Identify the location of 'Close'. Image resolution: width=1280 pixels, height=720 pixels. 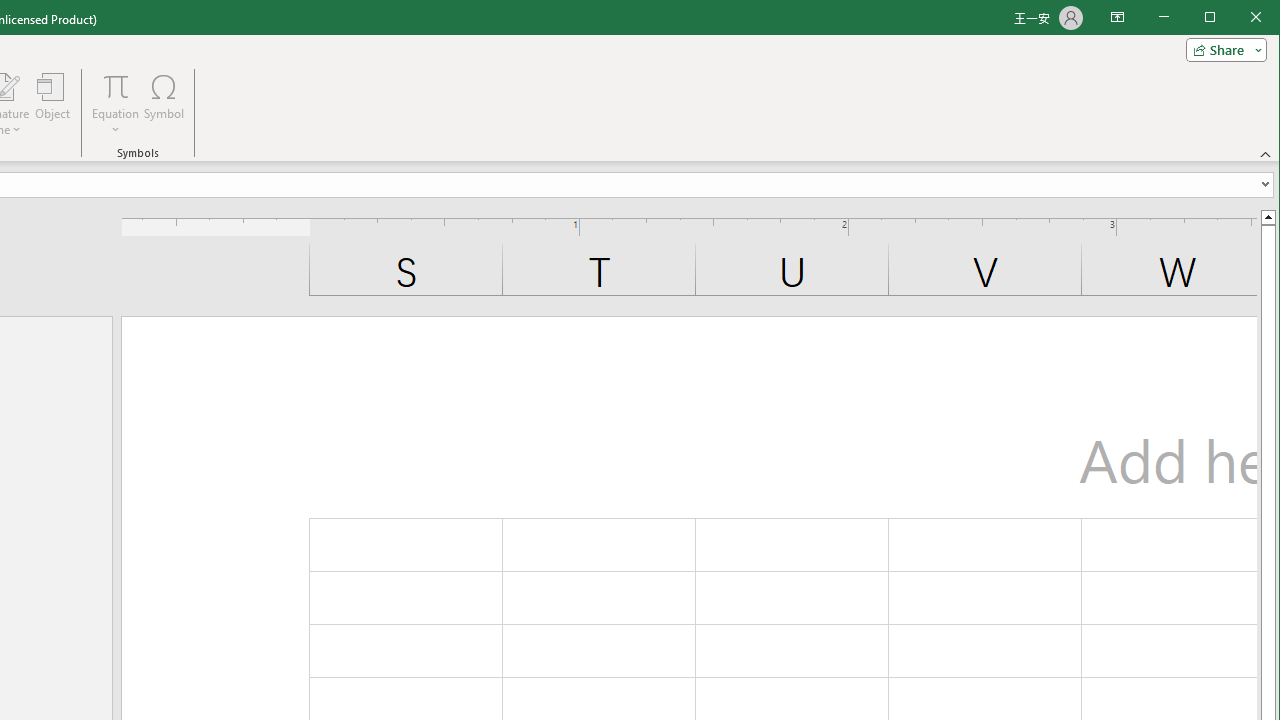
(1260, 19).